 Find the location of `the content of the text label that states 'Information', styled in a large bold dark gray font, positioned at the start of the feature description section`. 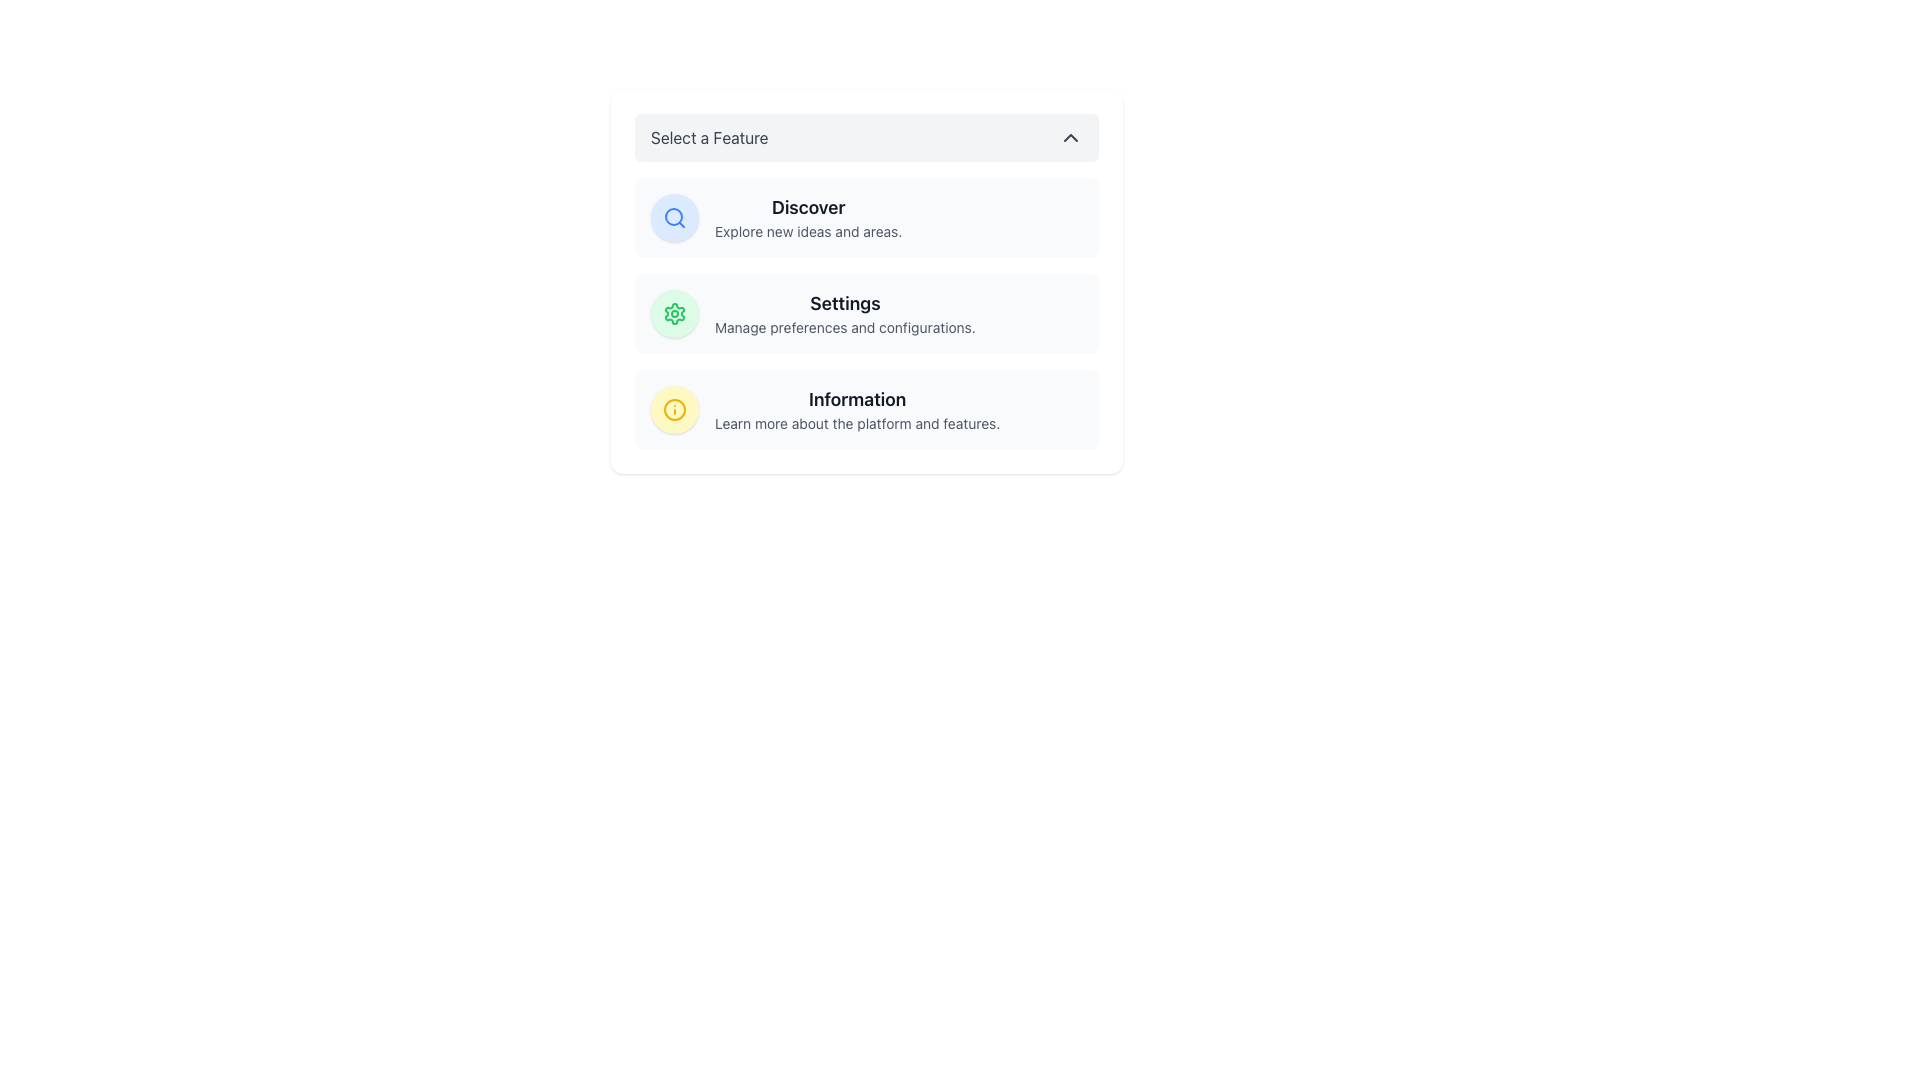

the content of the text label that states 'Information', styled in a large bold dark gray font, positioned at the start of the feature description section is located at coordinates (857, 400).